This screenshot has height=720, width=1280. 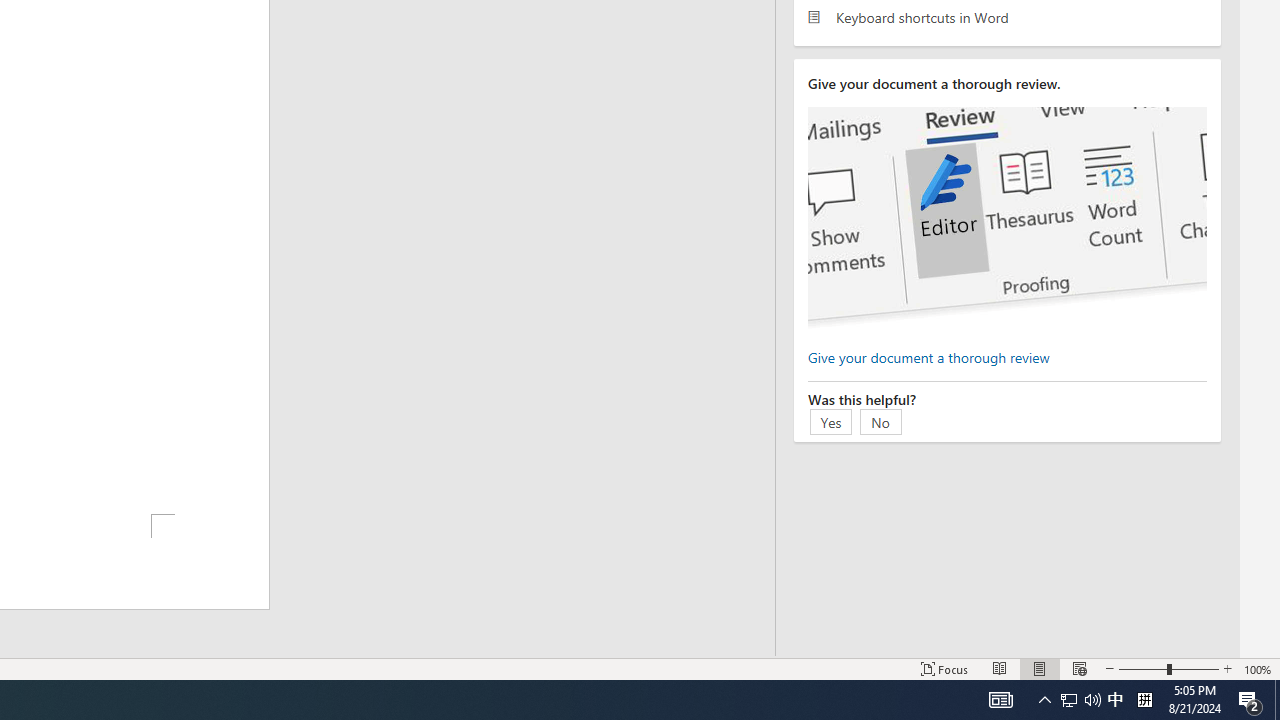 What do you see at coordinates (880, 420) in the screenshot?
I see `'No'` at bounding box center [880, 420].